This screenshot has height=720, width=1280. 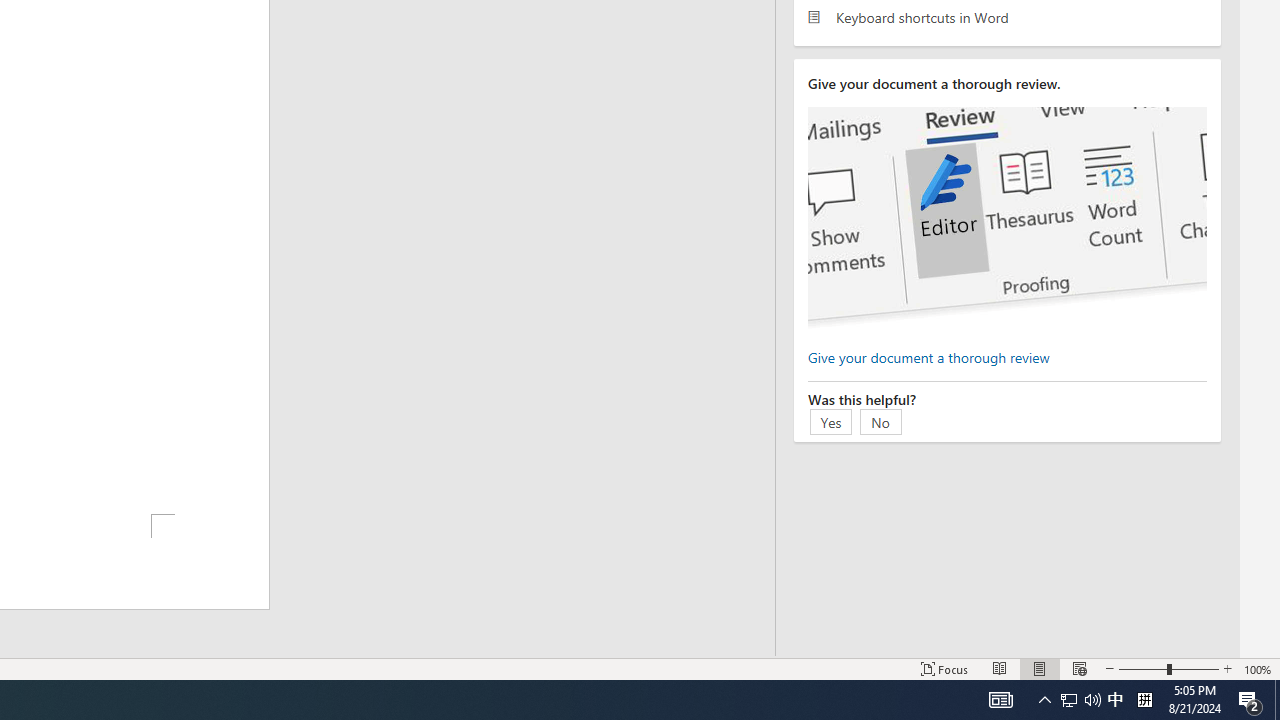 What do you see at coordinates (880, 420) in the screenshot?
I see `'No'` at bounding box center [880, 420].